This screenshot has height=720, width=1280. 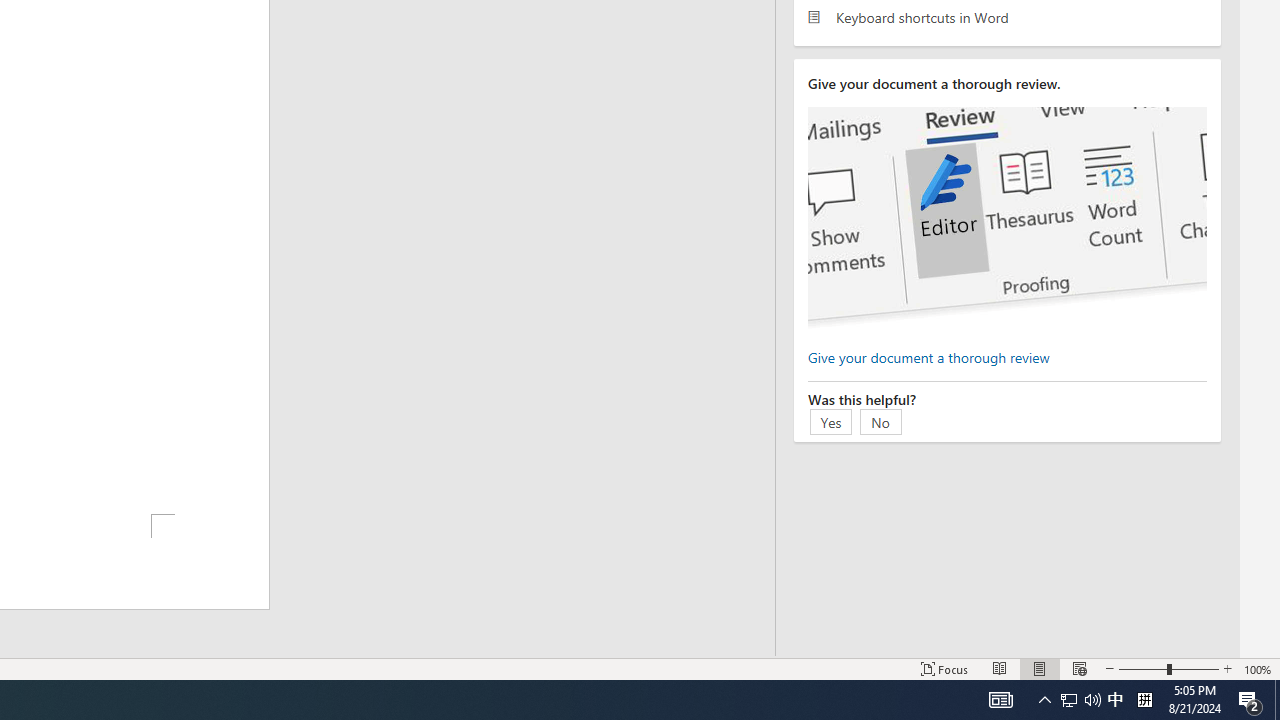 What do you see at coordinates (880, 420) in the screenshot?
I see `'No'` at bounding box center [880, 420].